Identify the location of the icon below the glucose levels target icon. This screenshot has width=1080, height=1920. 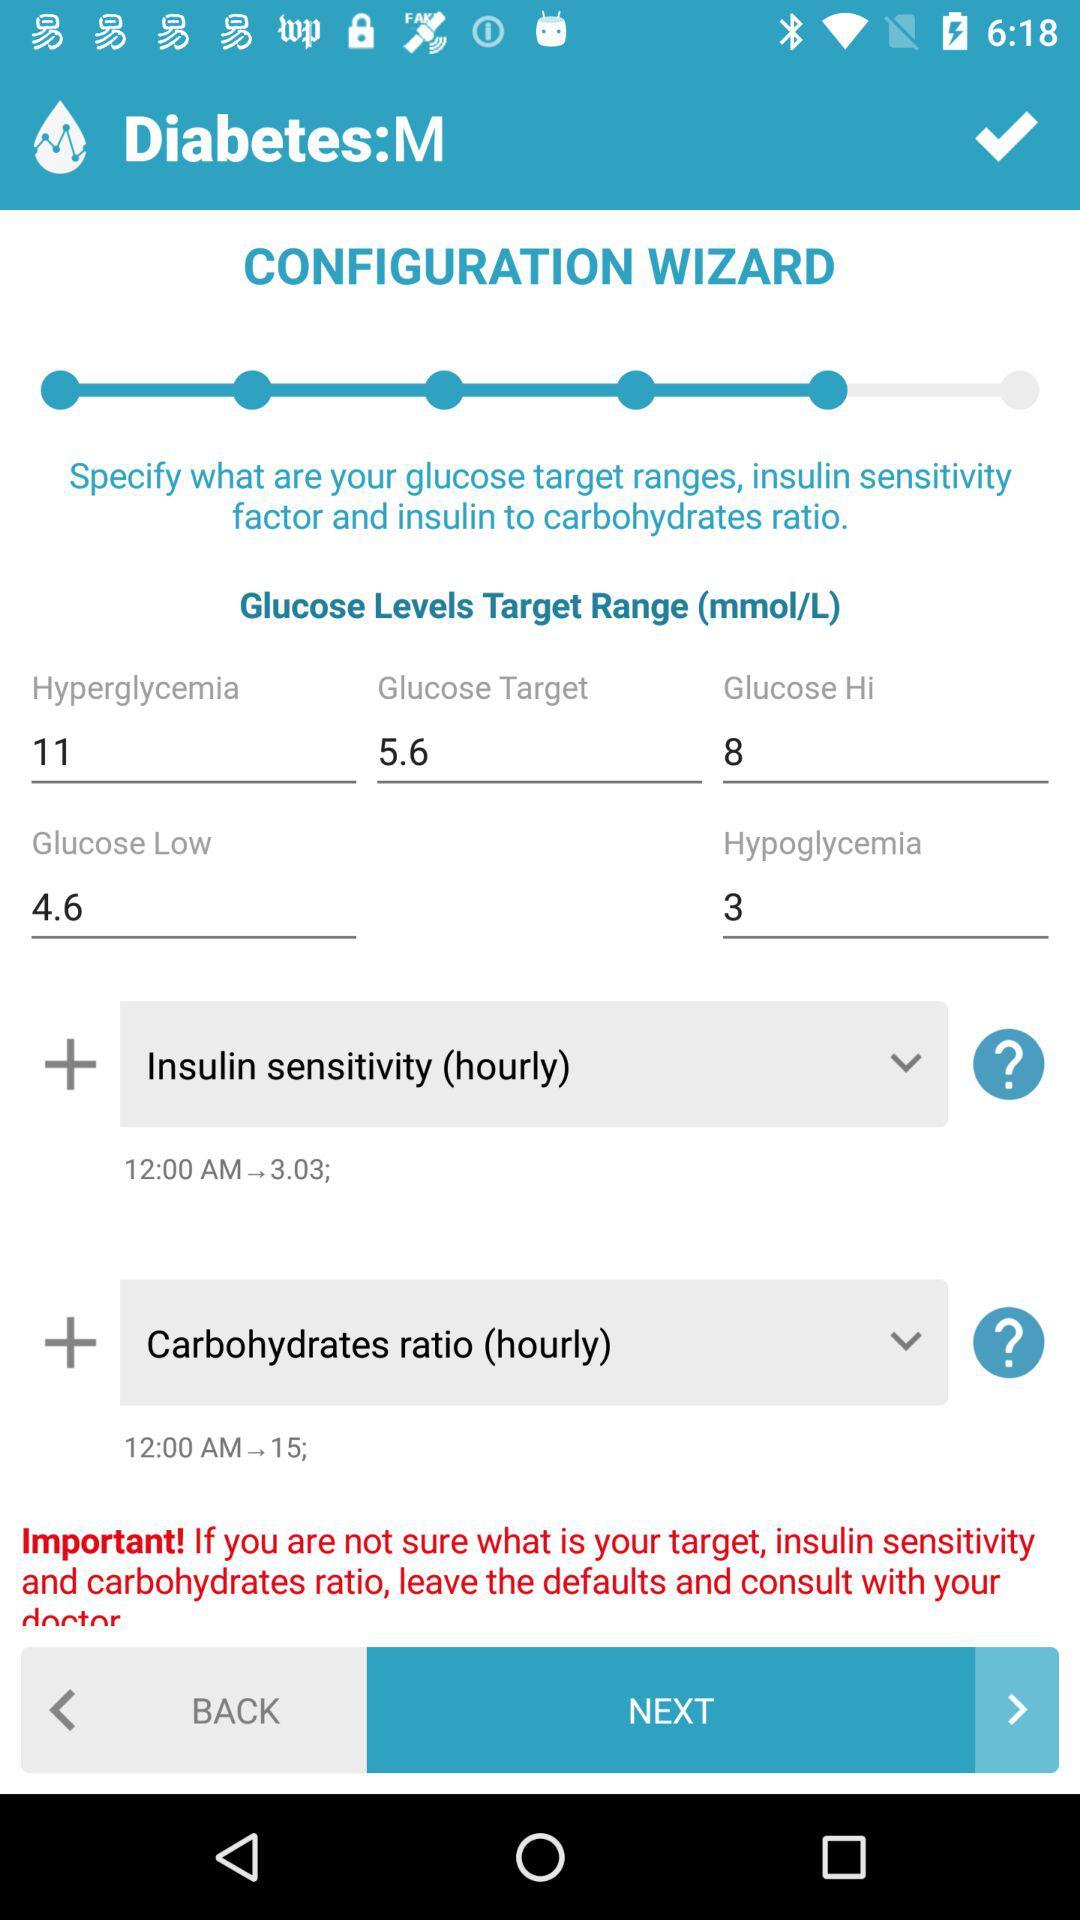
(884, 750).